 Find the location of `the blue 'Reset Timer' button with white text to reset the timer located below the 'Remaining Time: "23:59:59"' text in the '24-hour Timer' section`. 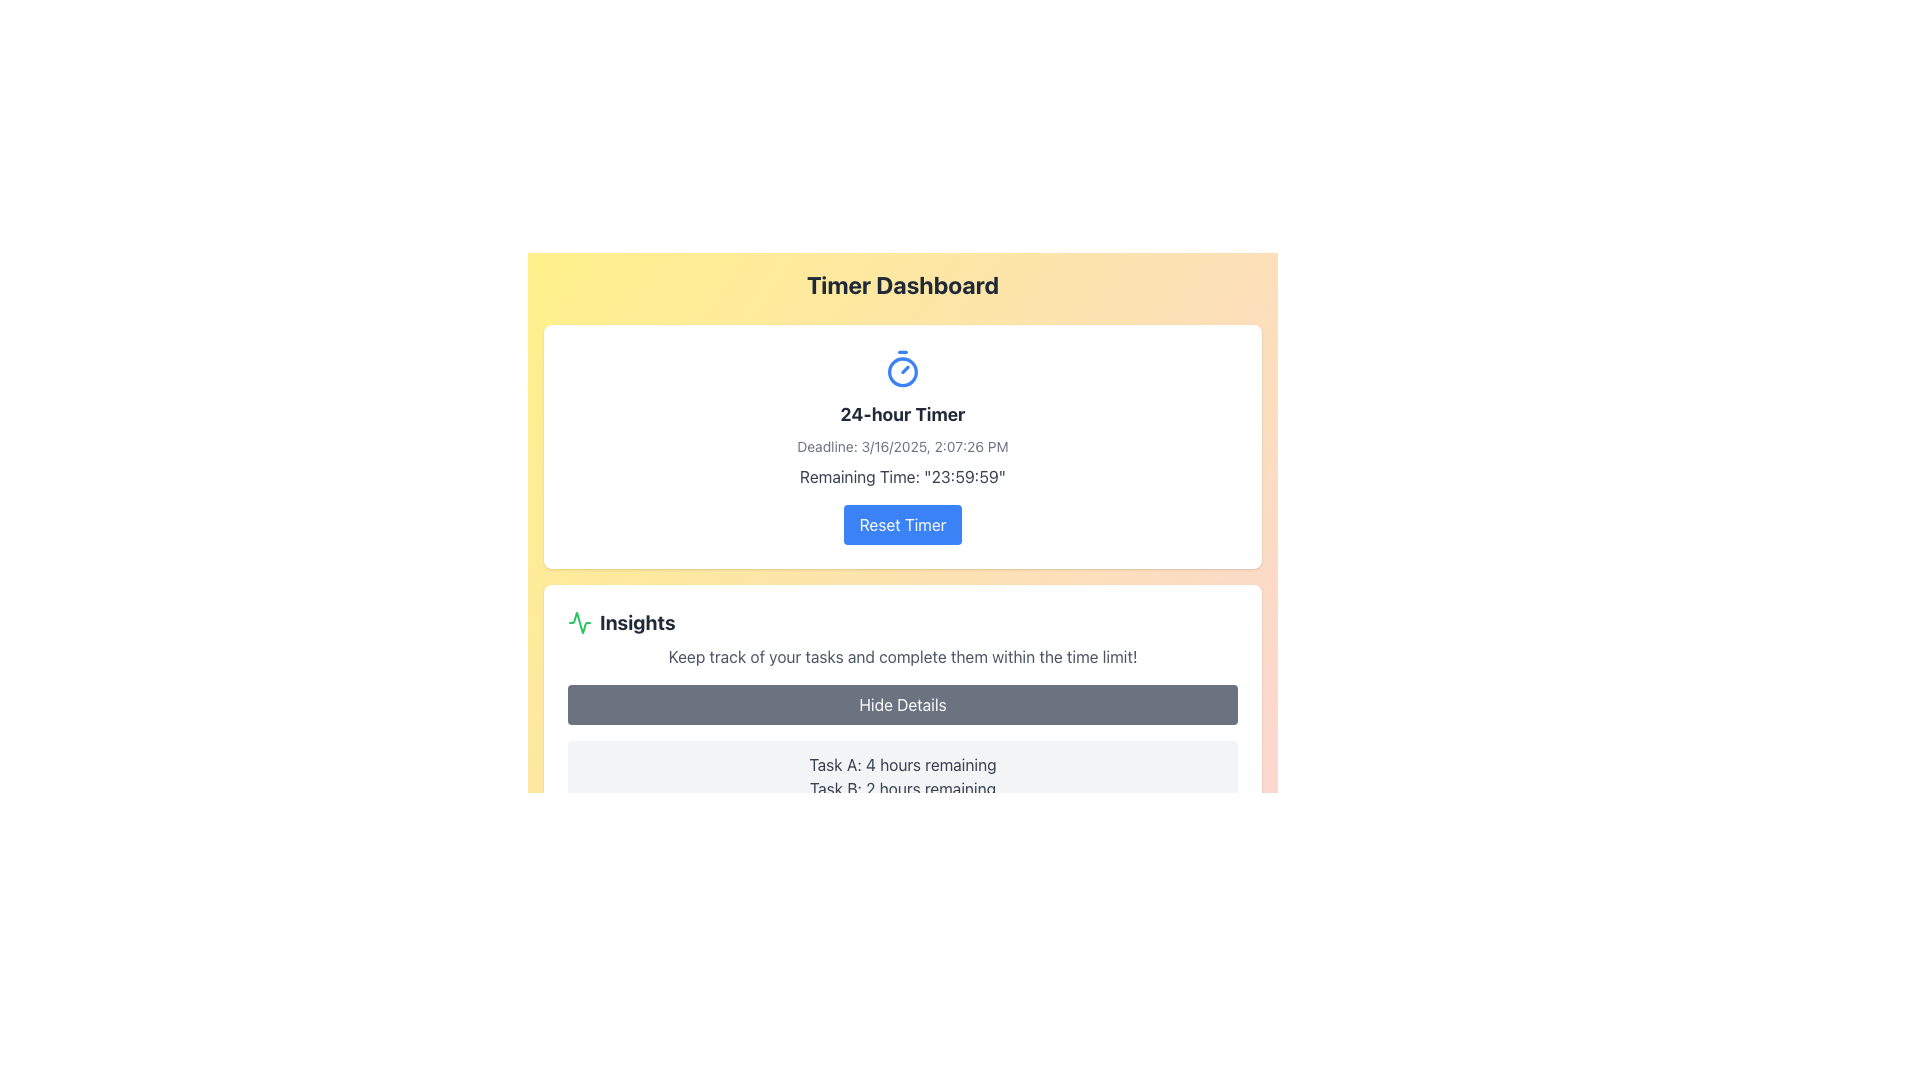

the blue 'Reset Timer' button with white text to reset the timer located below the 'Remaining Time: "23:59:59"' text in the '24-hour Timer' section is located at coordinates (901, 523).